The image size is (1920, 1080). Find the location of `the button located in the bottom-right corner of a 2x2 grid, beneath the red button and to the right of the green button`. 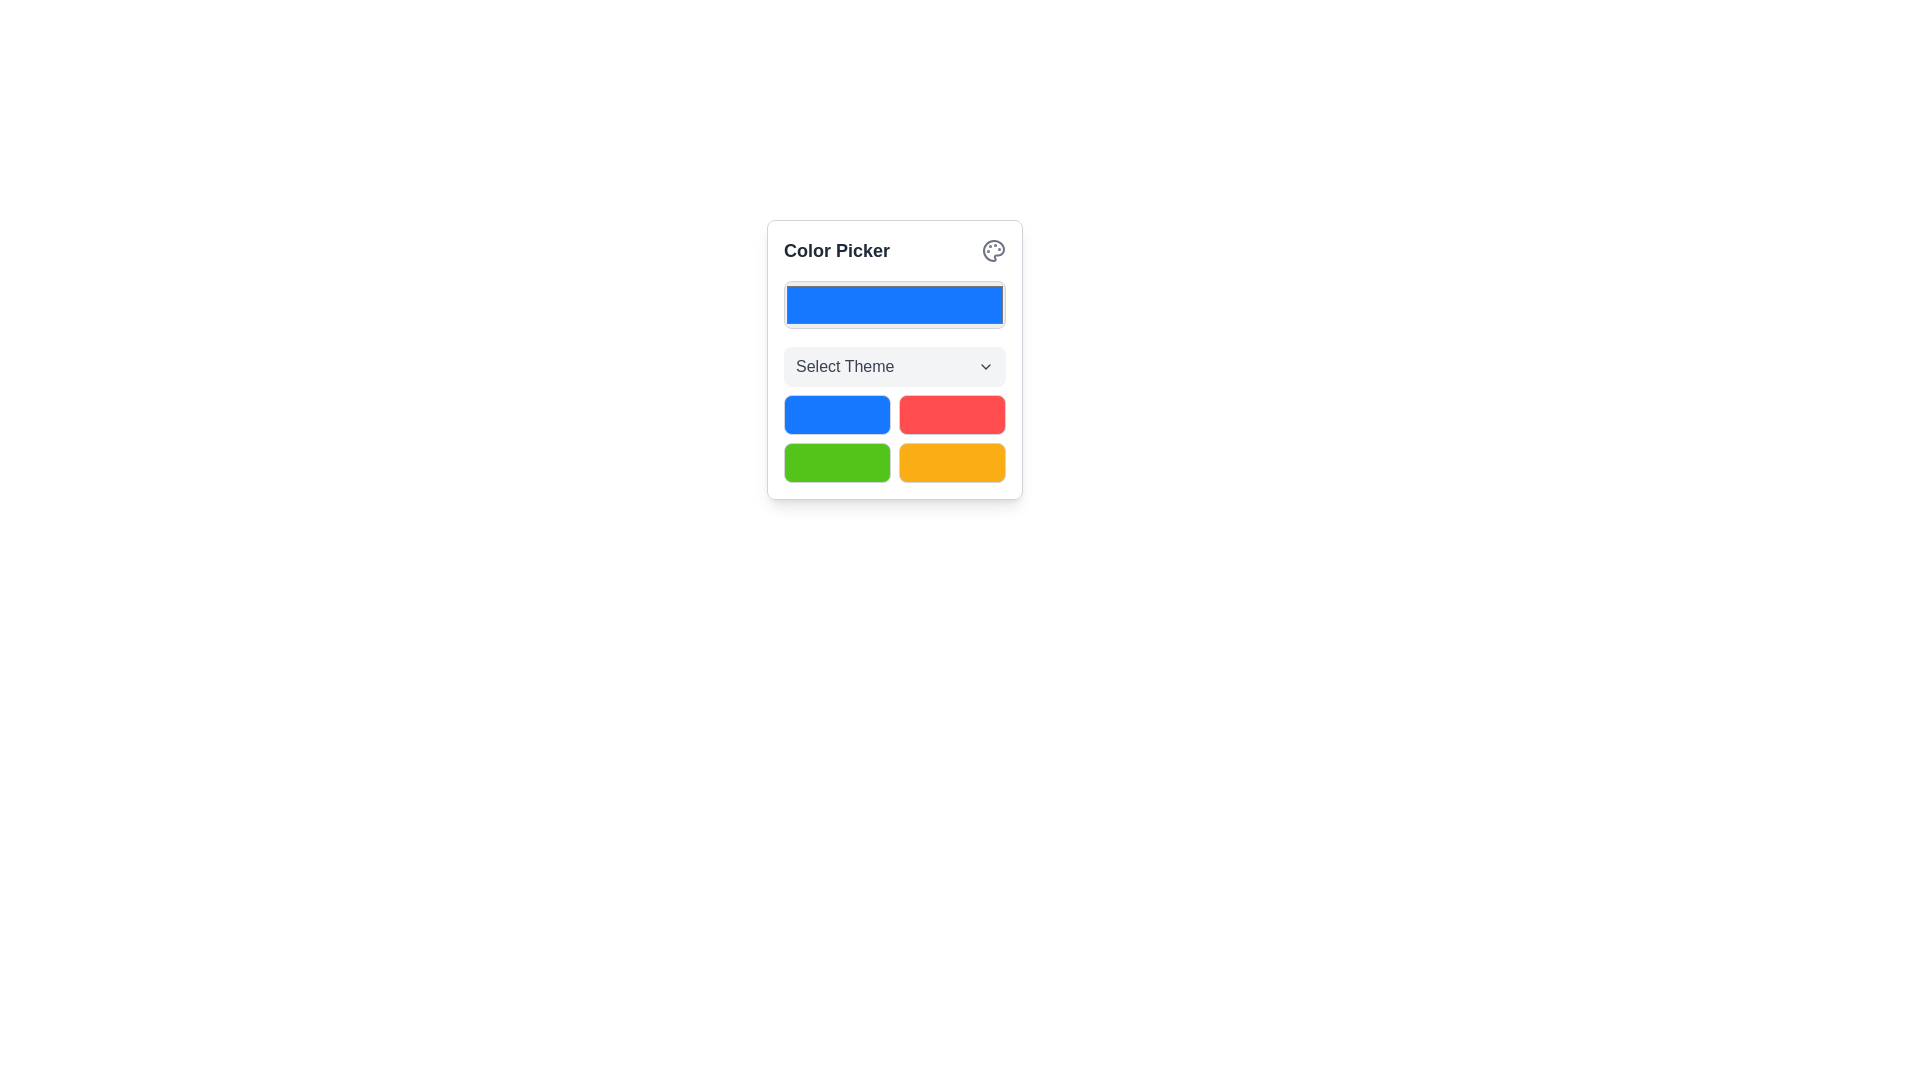

the button located in the bottom-right corner of a 2x2 grid, beneath the red button and to the right of the green button is located at coordinates (951, 462).